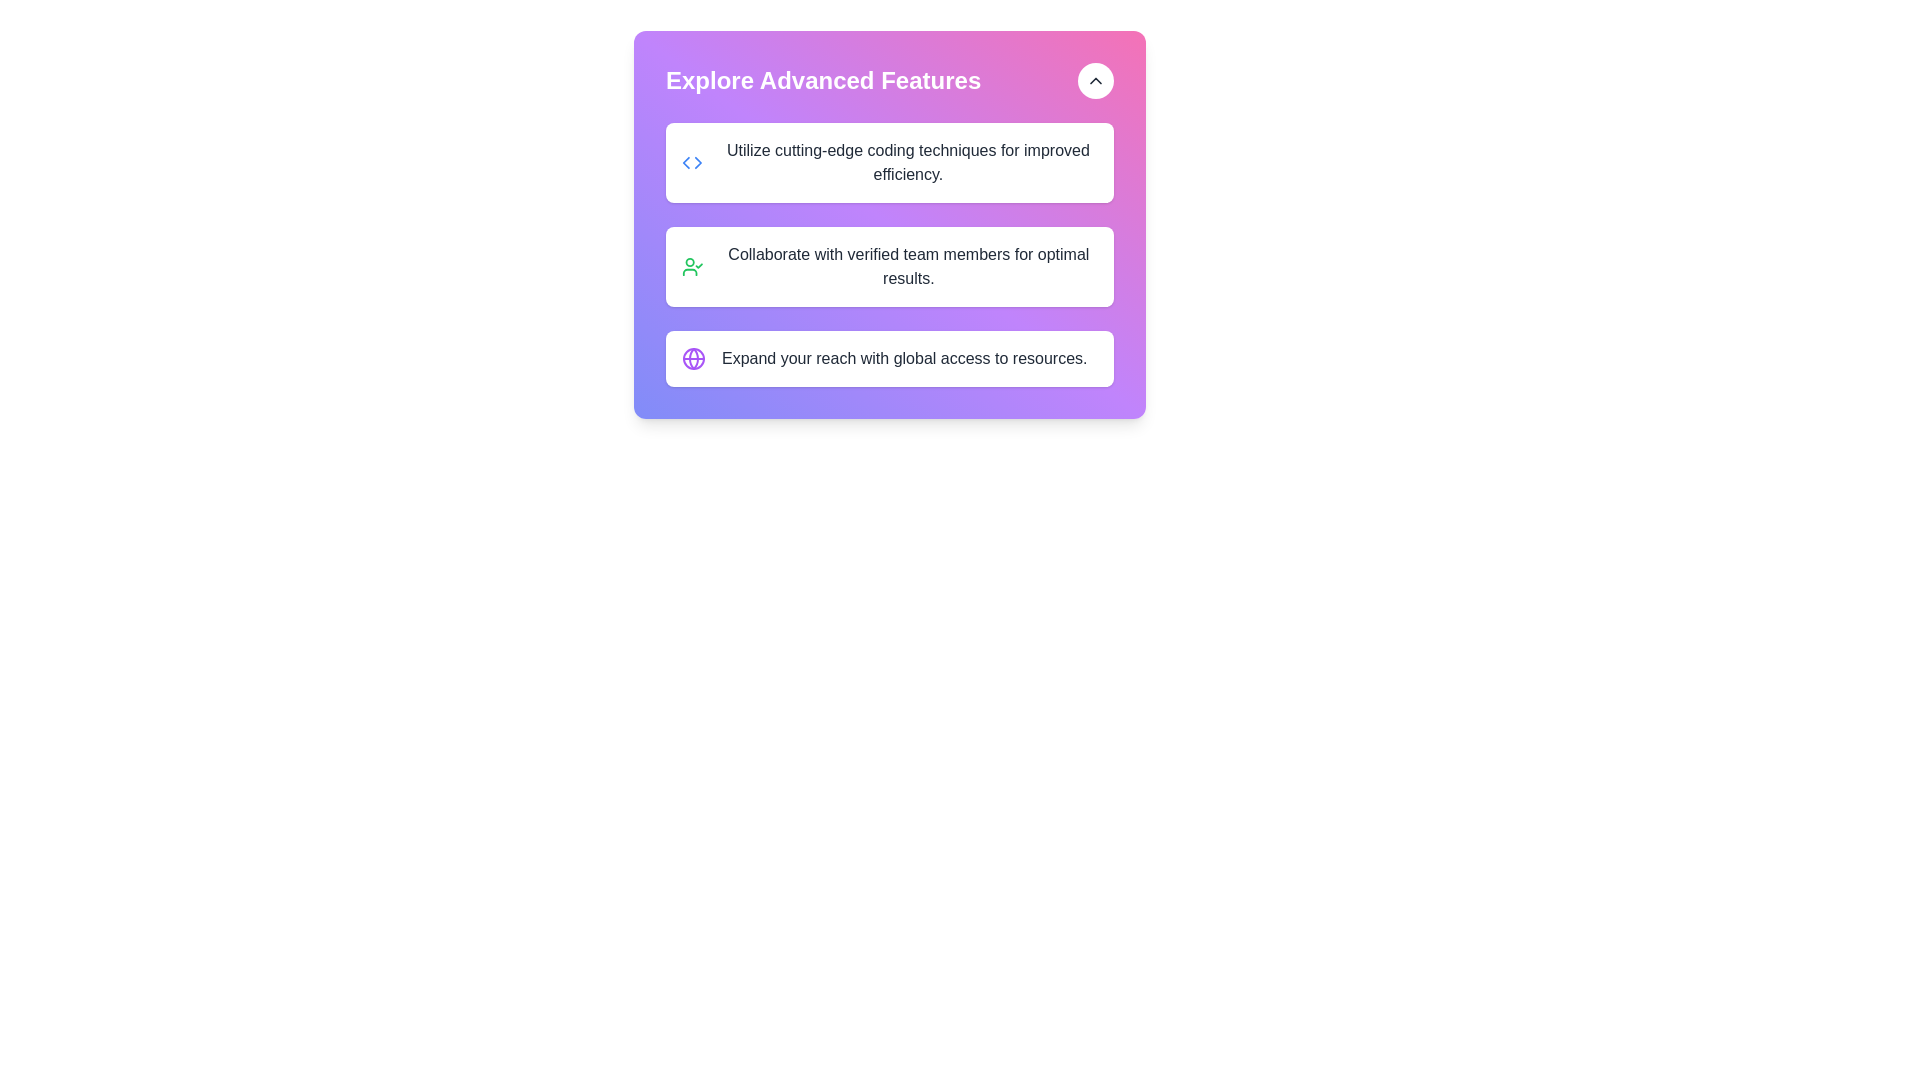  I want to click on the coding icon located at the leftmost position of the first entry in the list within the purple card titled 'Explore Advanced Features', next to the text 'Utilize cutting-edge coding techniques for improved efficiency.', so click(692, 161).